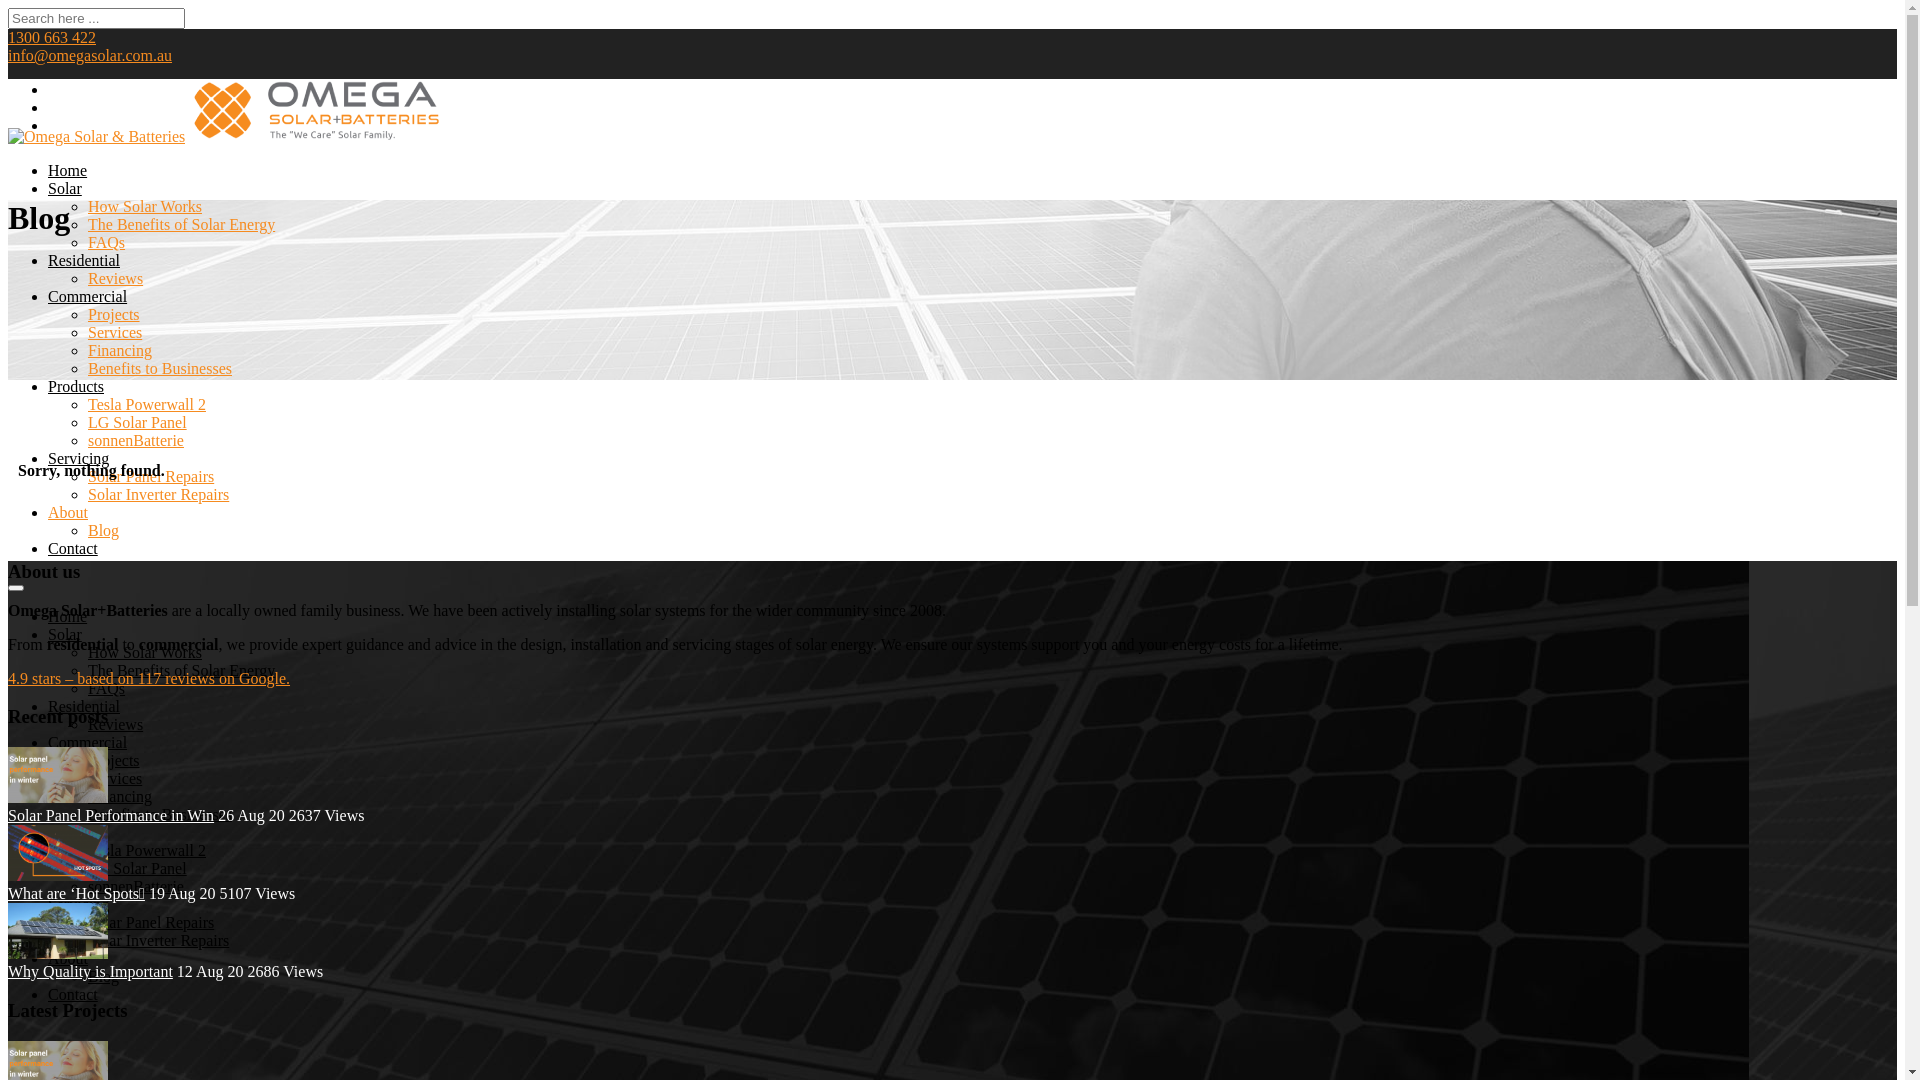 Image resolution: width=1920 pixels, height=1080 pixels. What do you see at coordinates (57, 774) in the screenshot?
I see `'Solar Panel Performance in Winter'` at bounding box center [57, 774].